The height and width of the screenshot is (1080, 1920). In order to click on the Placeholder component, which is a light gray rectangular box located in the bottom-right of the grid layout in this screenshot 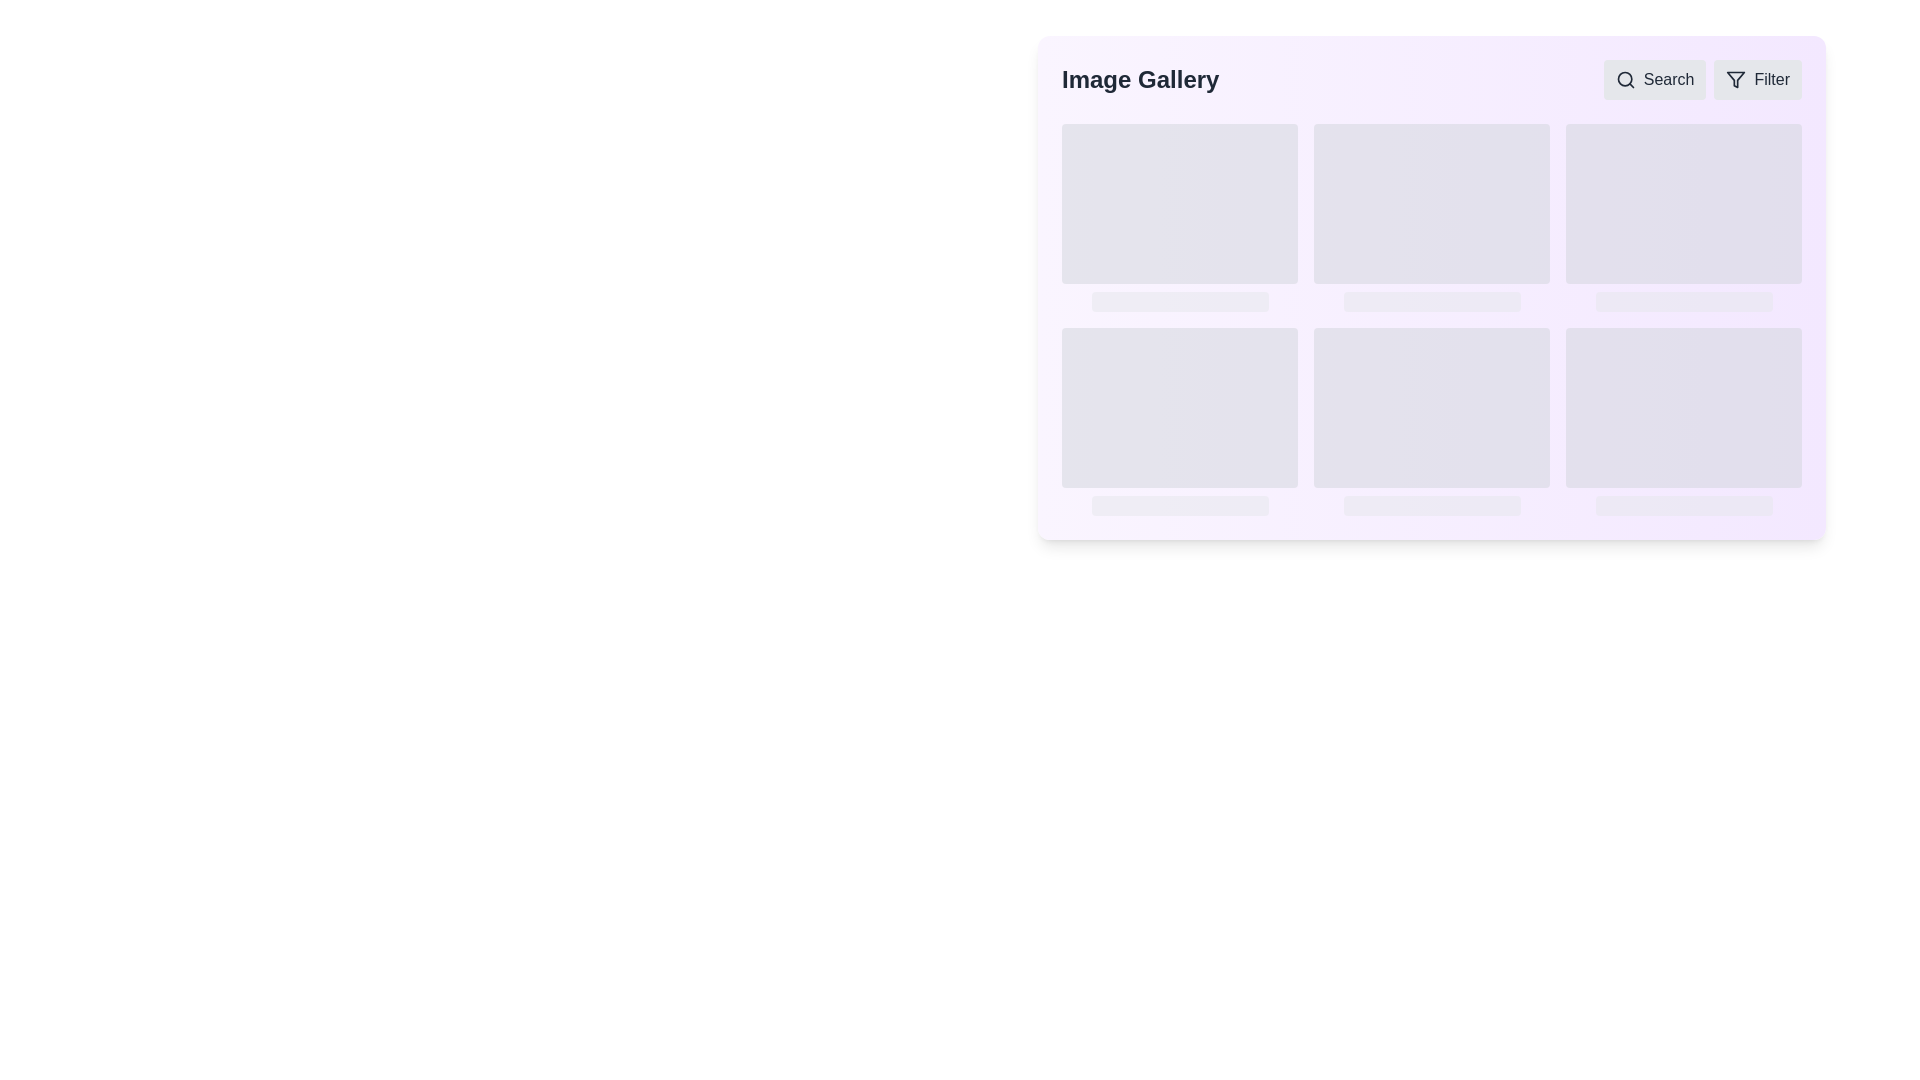, I will do `click(1683, 420)`.